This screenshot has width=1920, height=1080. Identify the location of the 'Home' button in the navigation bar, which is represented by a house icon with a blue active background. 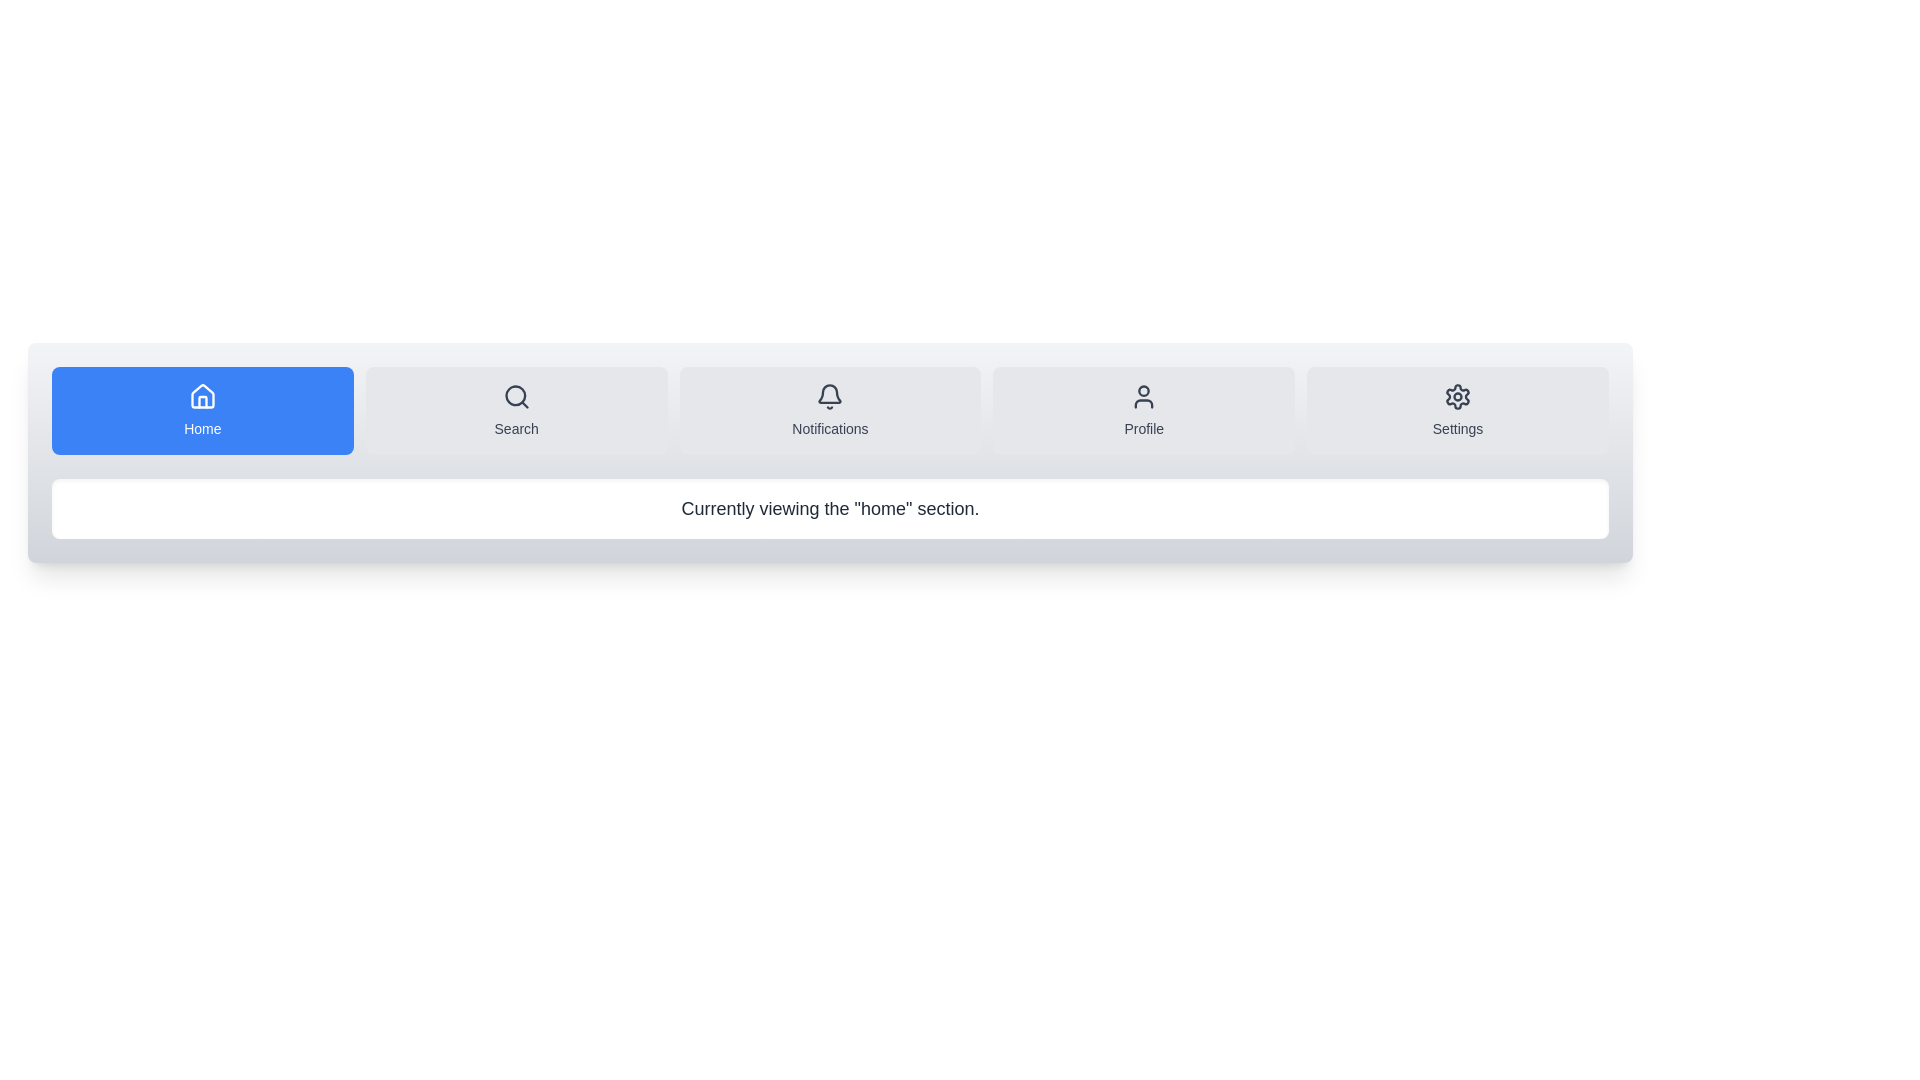
(202, 396).